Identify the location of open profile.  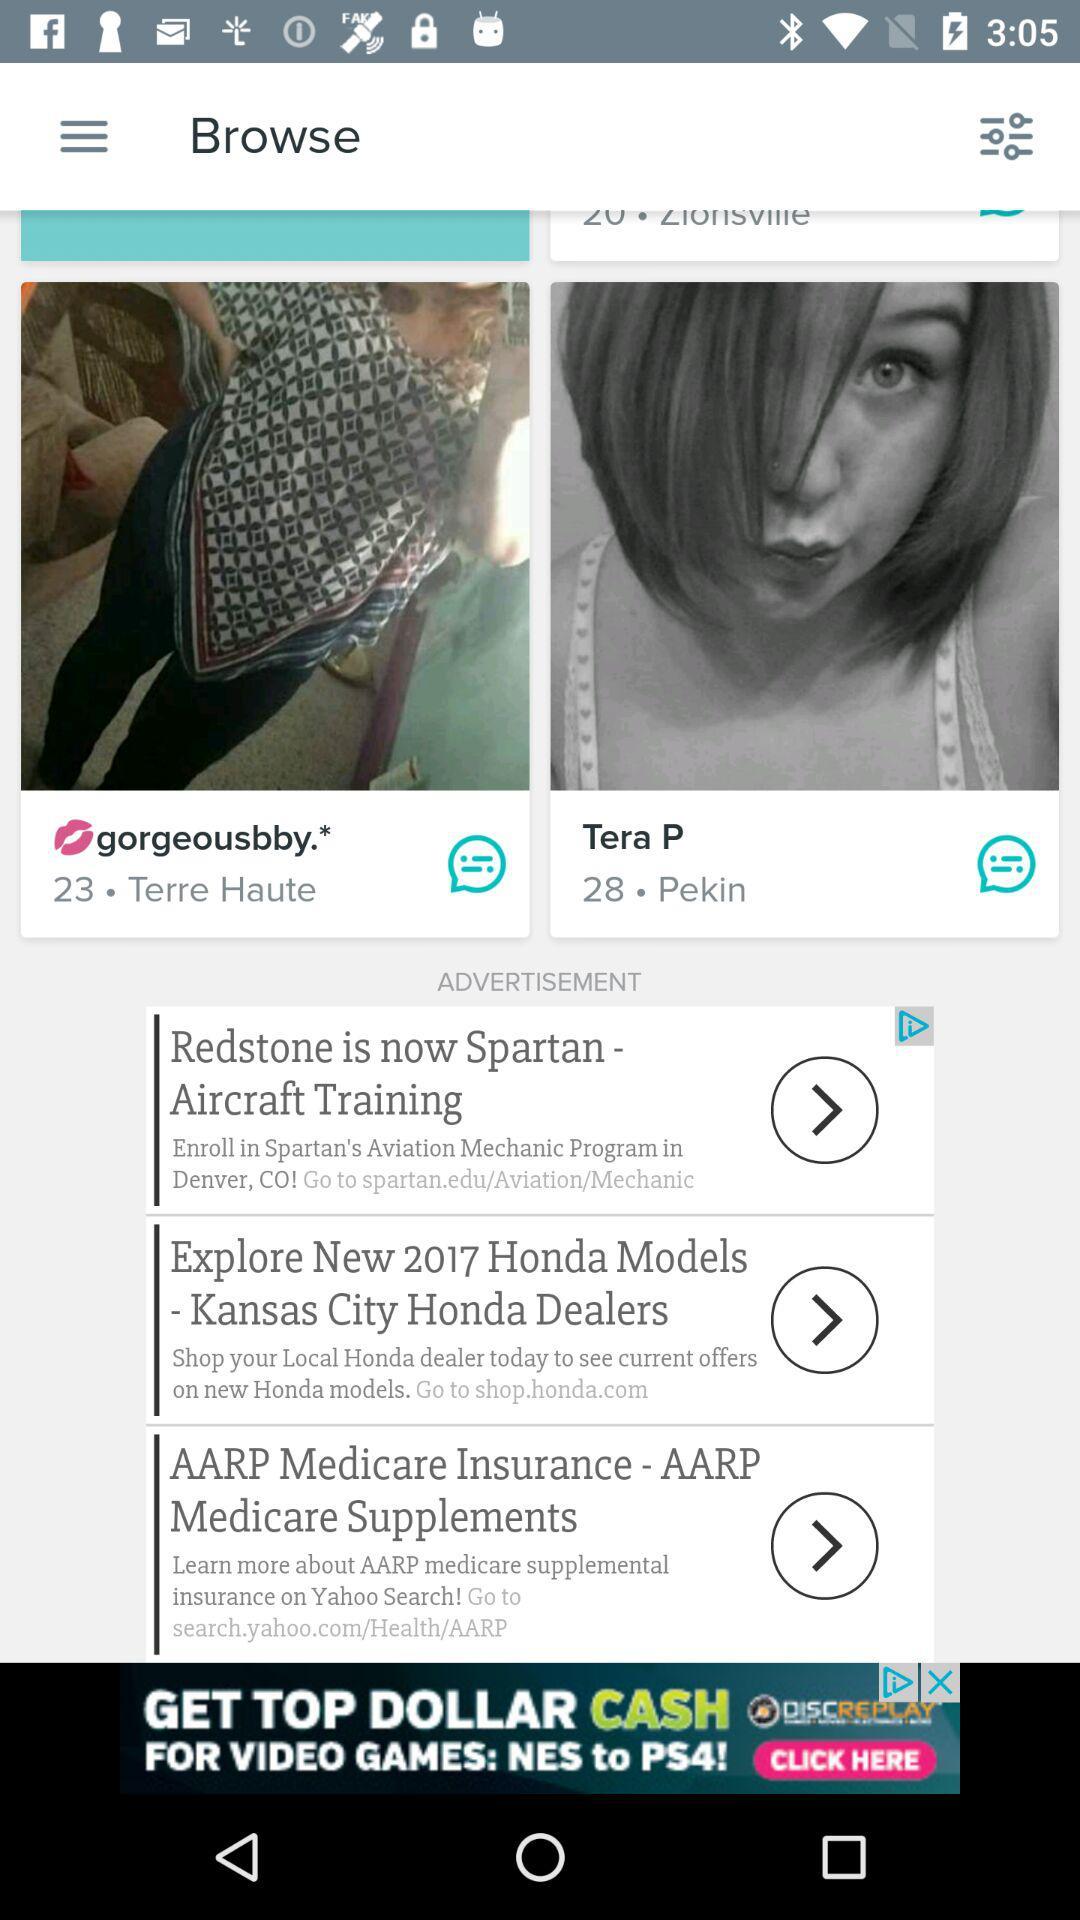
(803, 536).